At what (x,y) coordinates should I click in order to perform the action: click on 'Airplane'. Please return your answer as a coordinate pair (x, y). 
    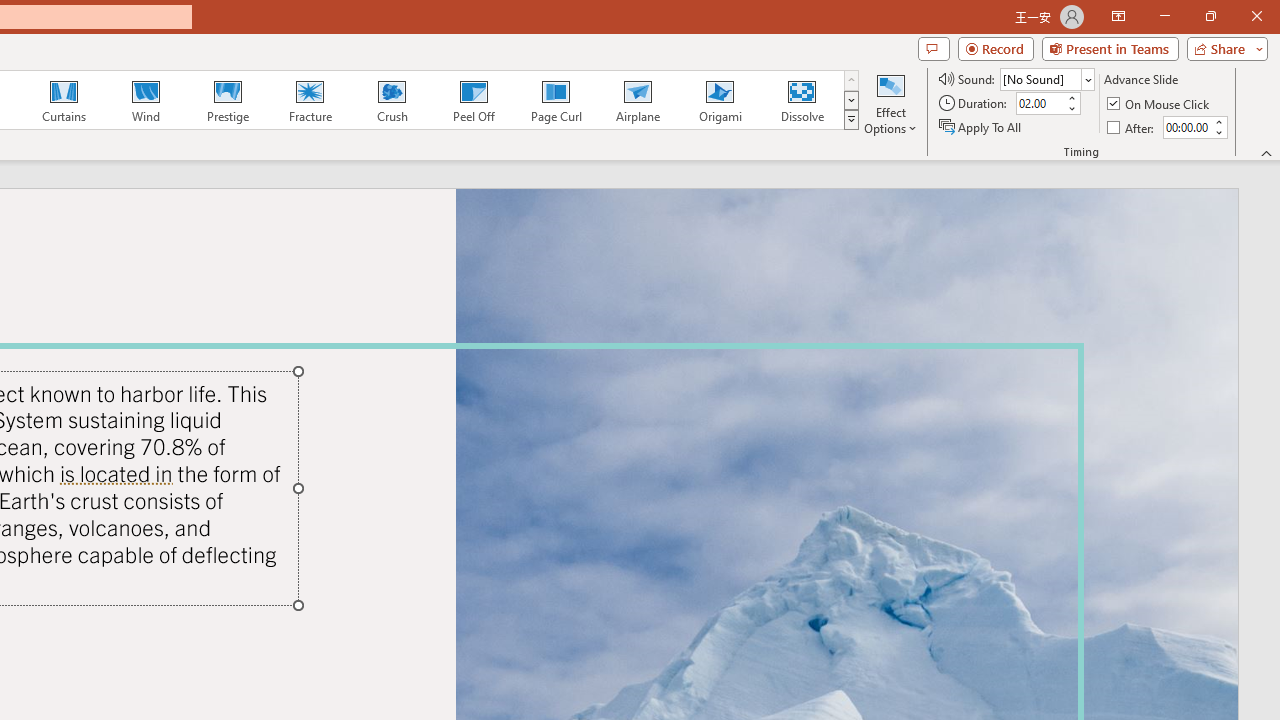
    Looking at the image, I should click on (636, 100).